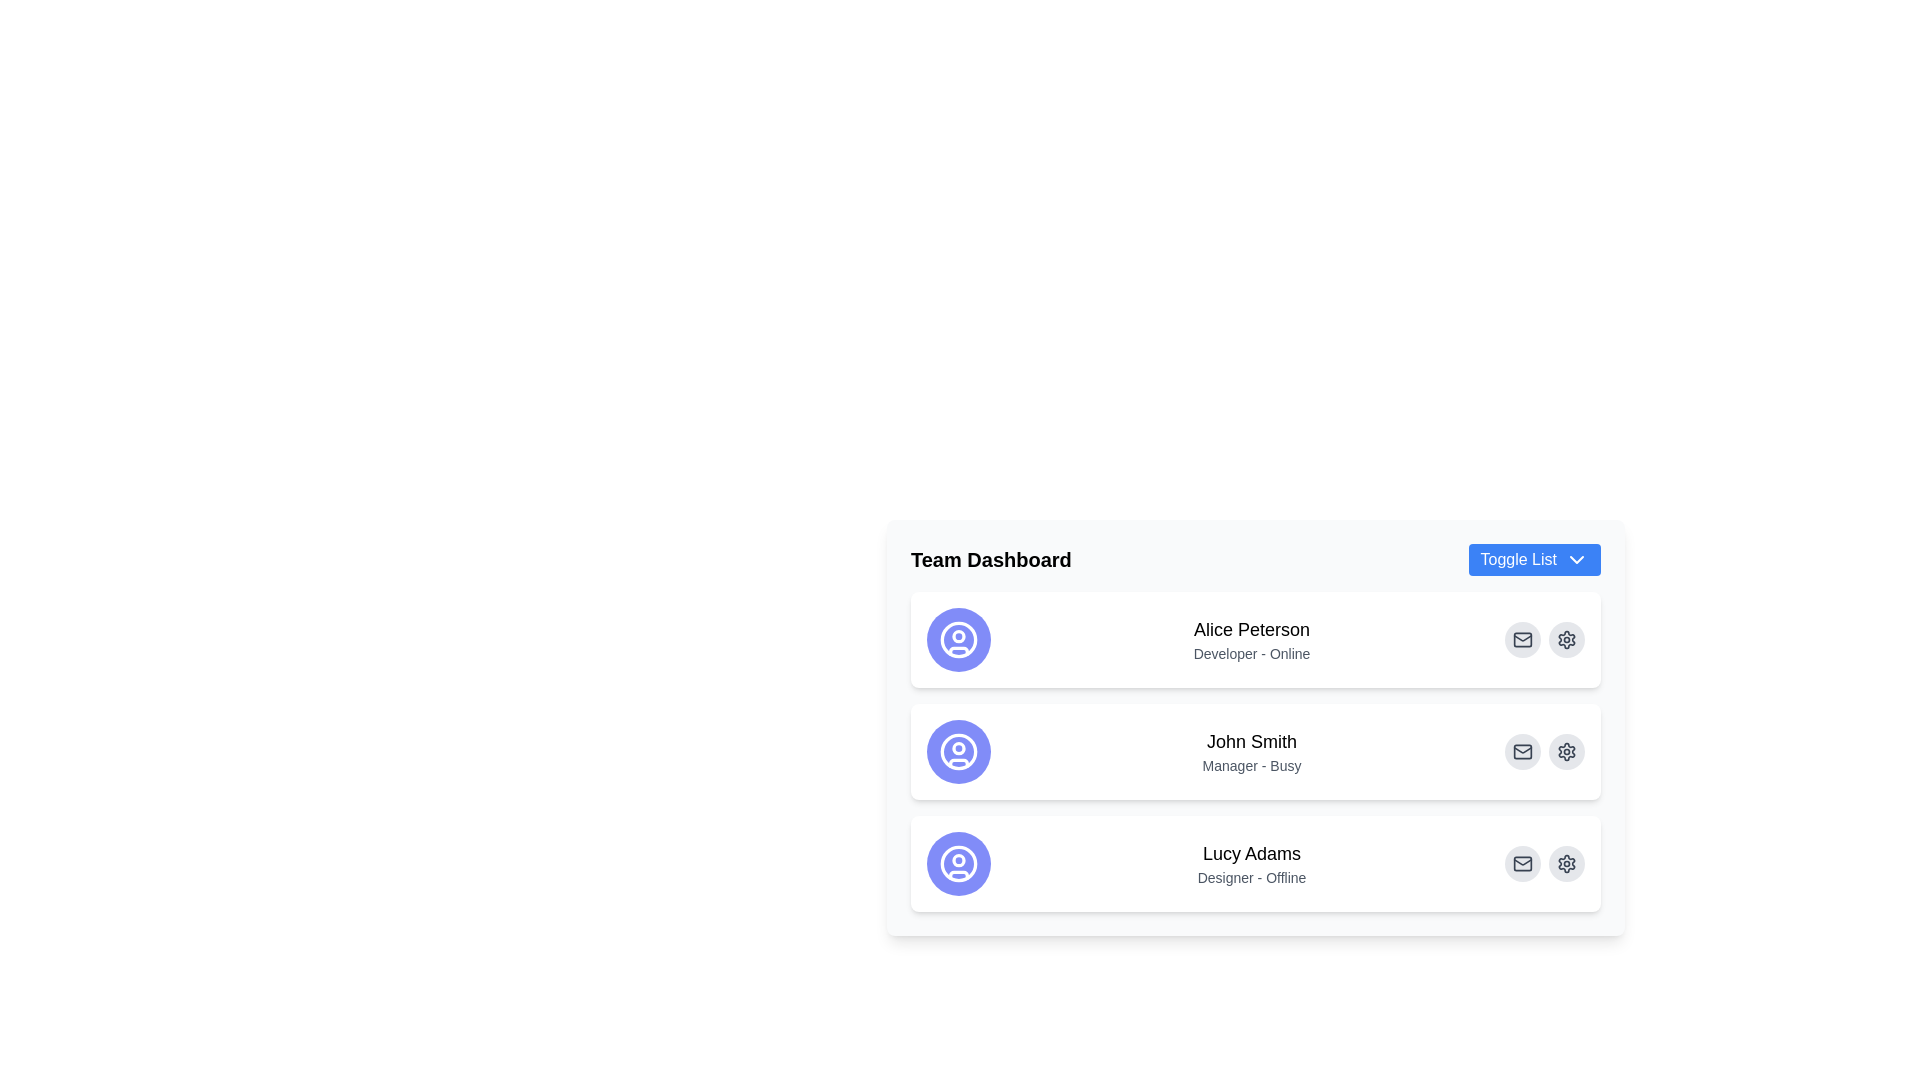 Image resolution: width=1920 pixels, height=1080 pixels. I want to click on the visual indicator icon located to the right of the 'Toggle List' button in the upper-right corner of the content area, so click(1576, 559).